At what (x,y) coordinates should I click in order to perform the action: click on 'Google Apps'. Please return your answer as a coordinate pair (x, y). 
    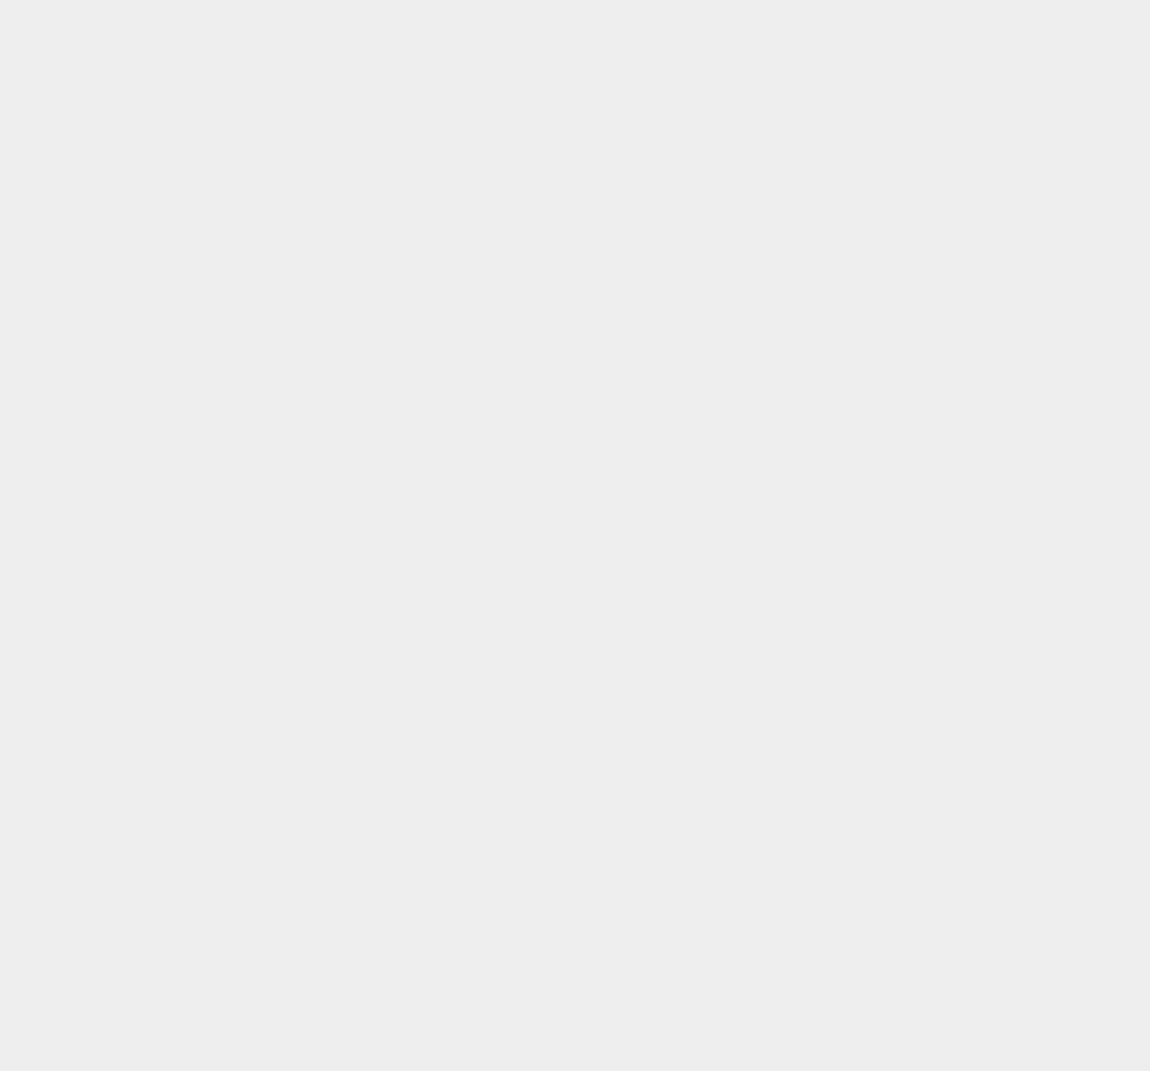
    Looking at the image, I should click on (851, 863).